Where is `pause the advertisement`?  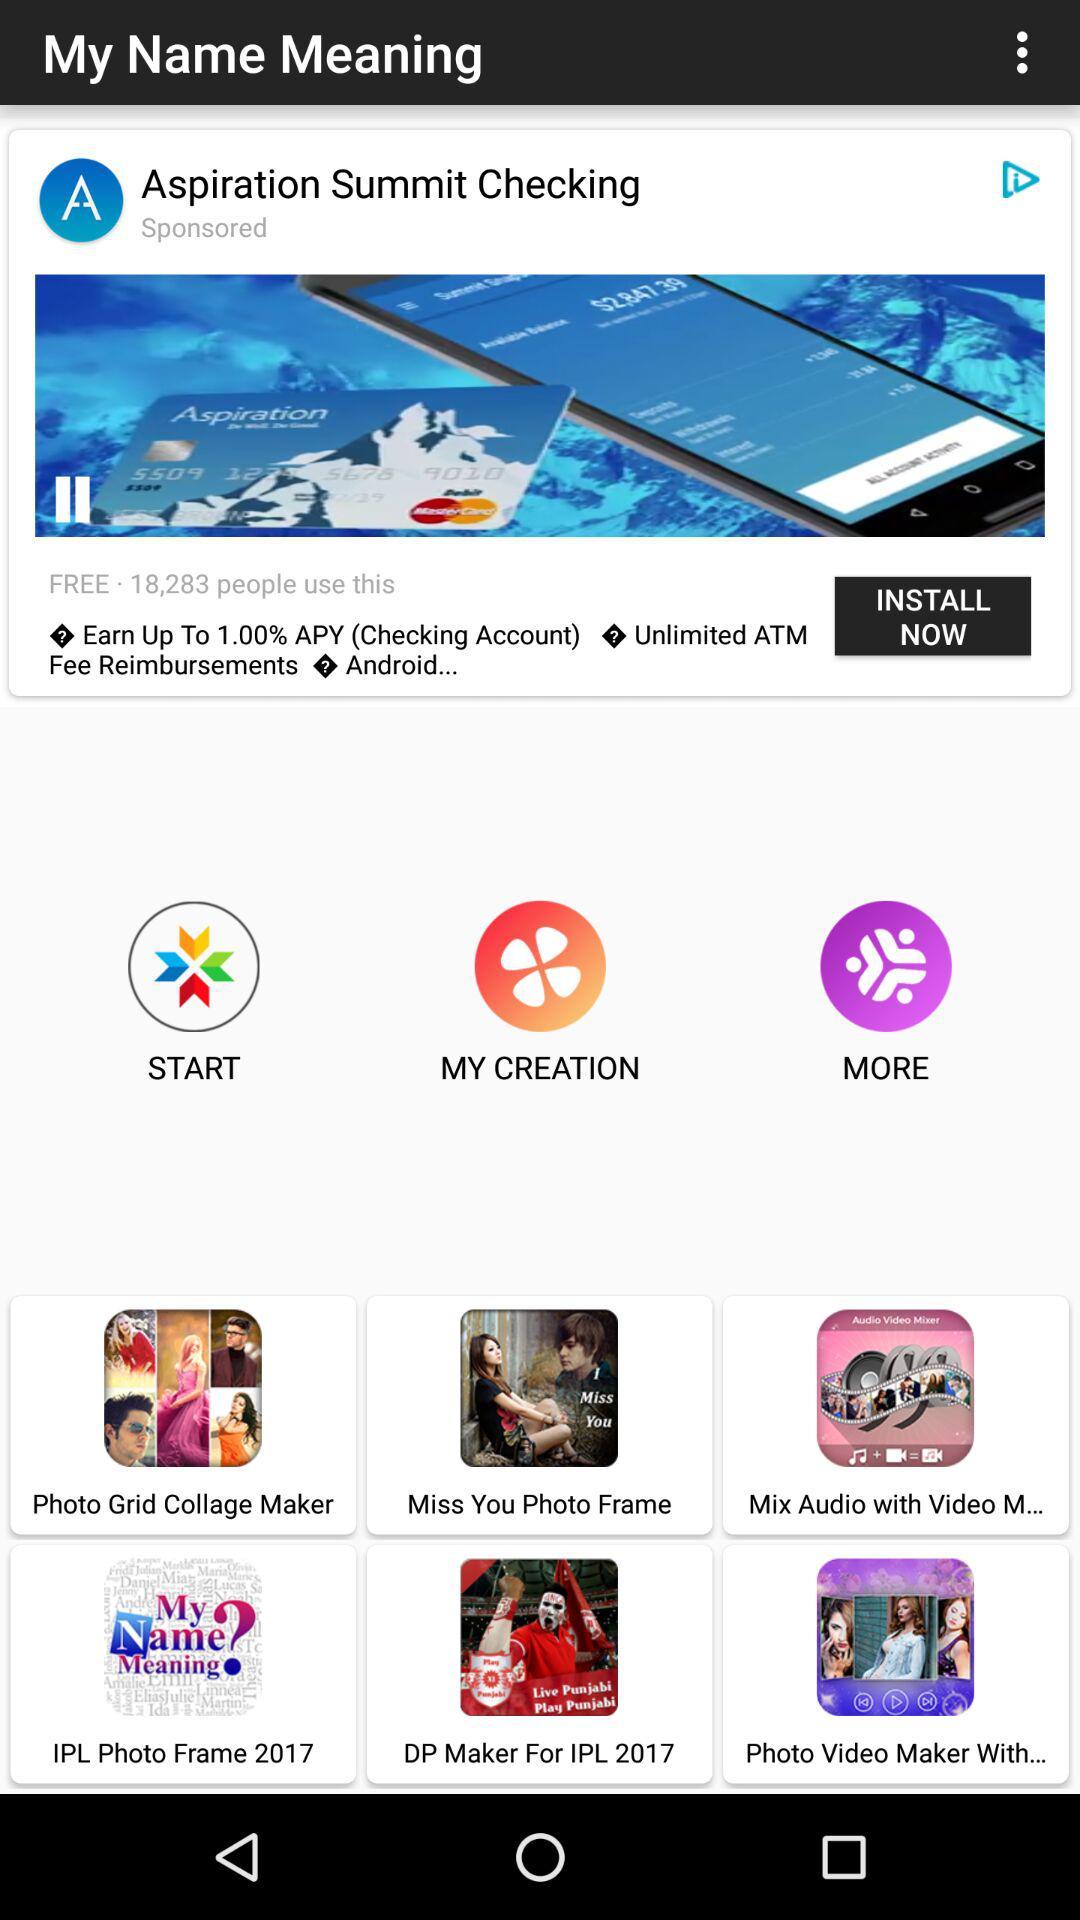 pause the advertisement is located at coordinates (71, 499).